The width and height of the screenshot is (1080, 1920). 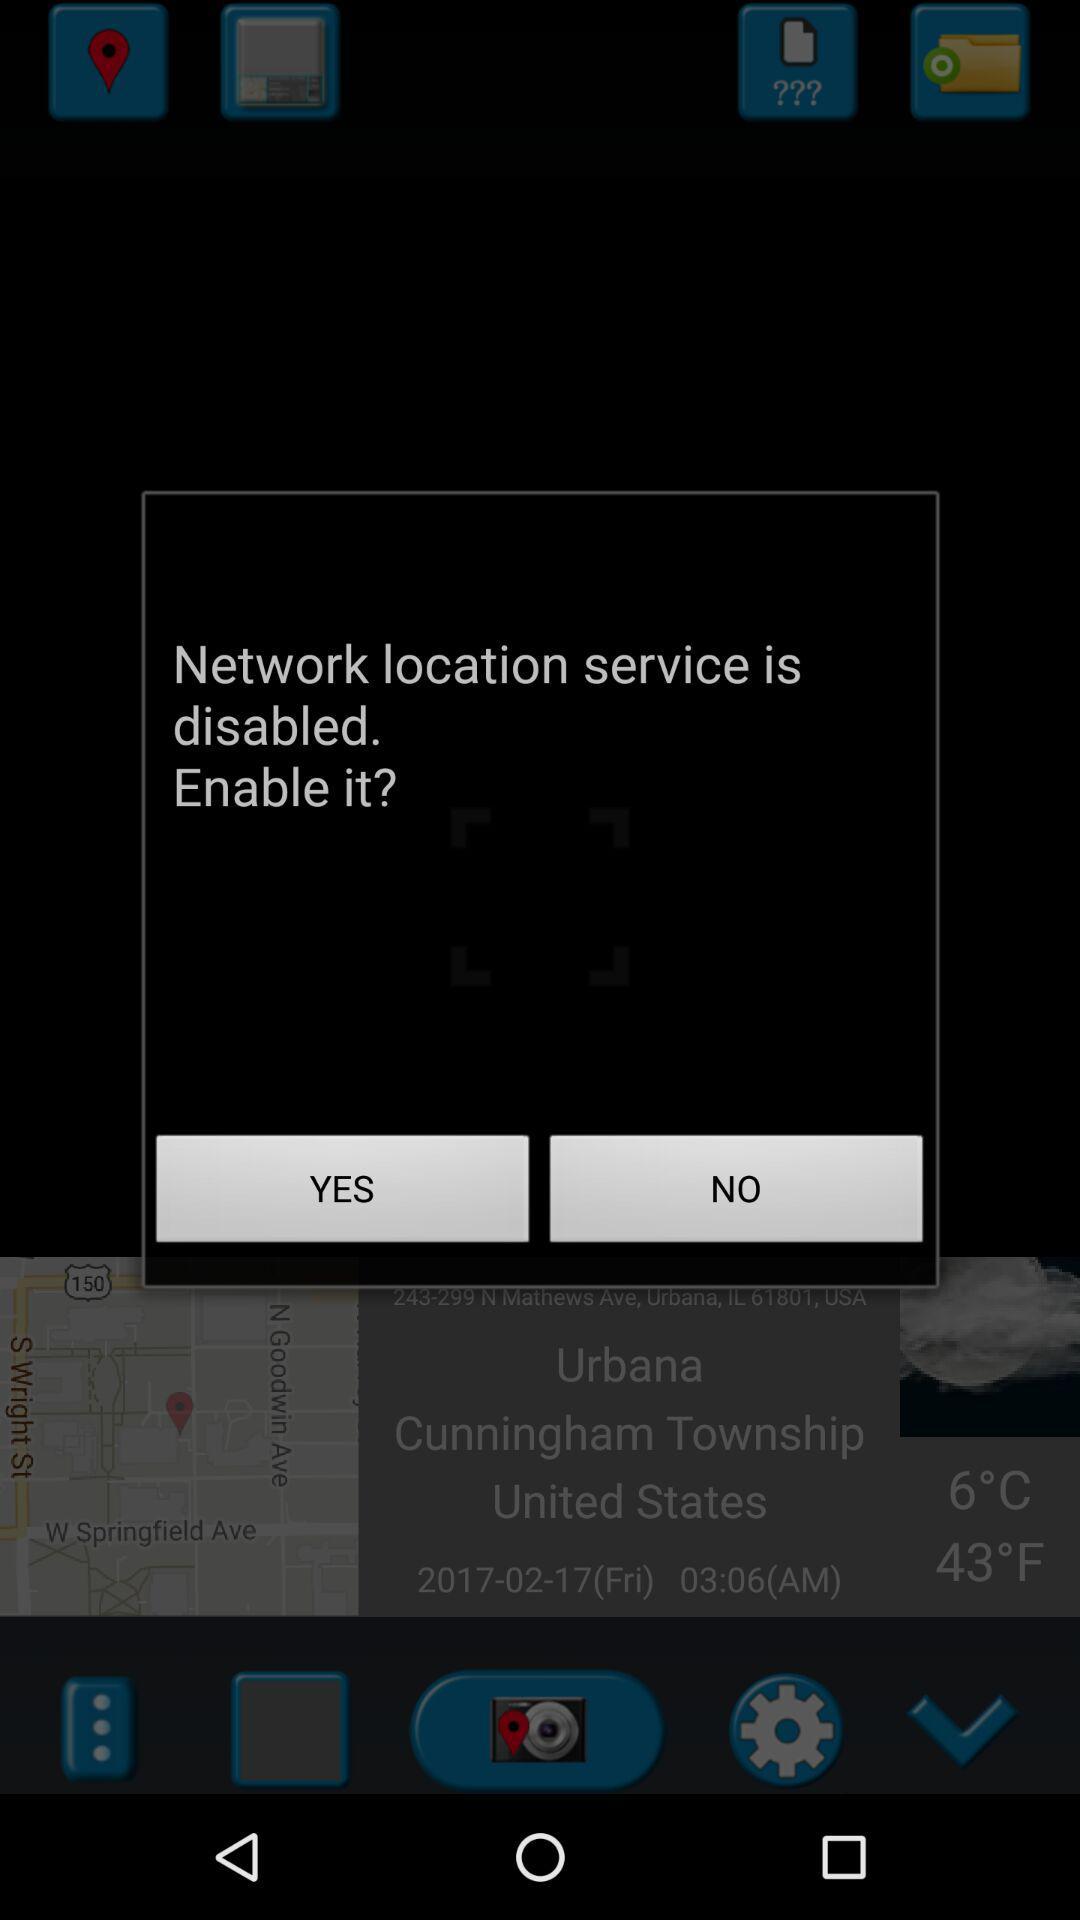 What do you see at coordinates (342, 1194) in the screenshot?
I see `yes on the left` at bounding box center [342, 1194].